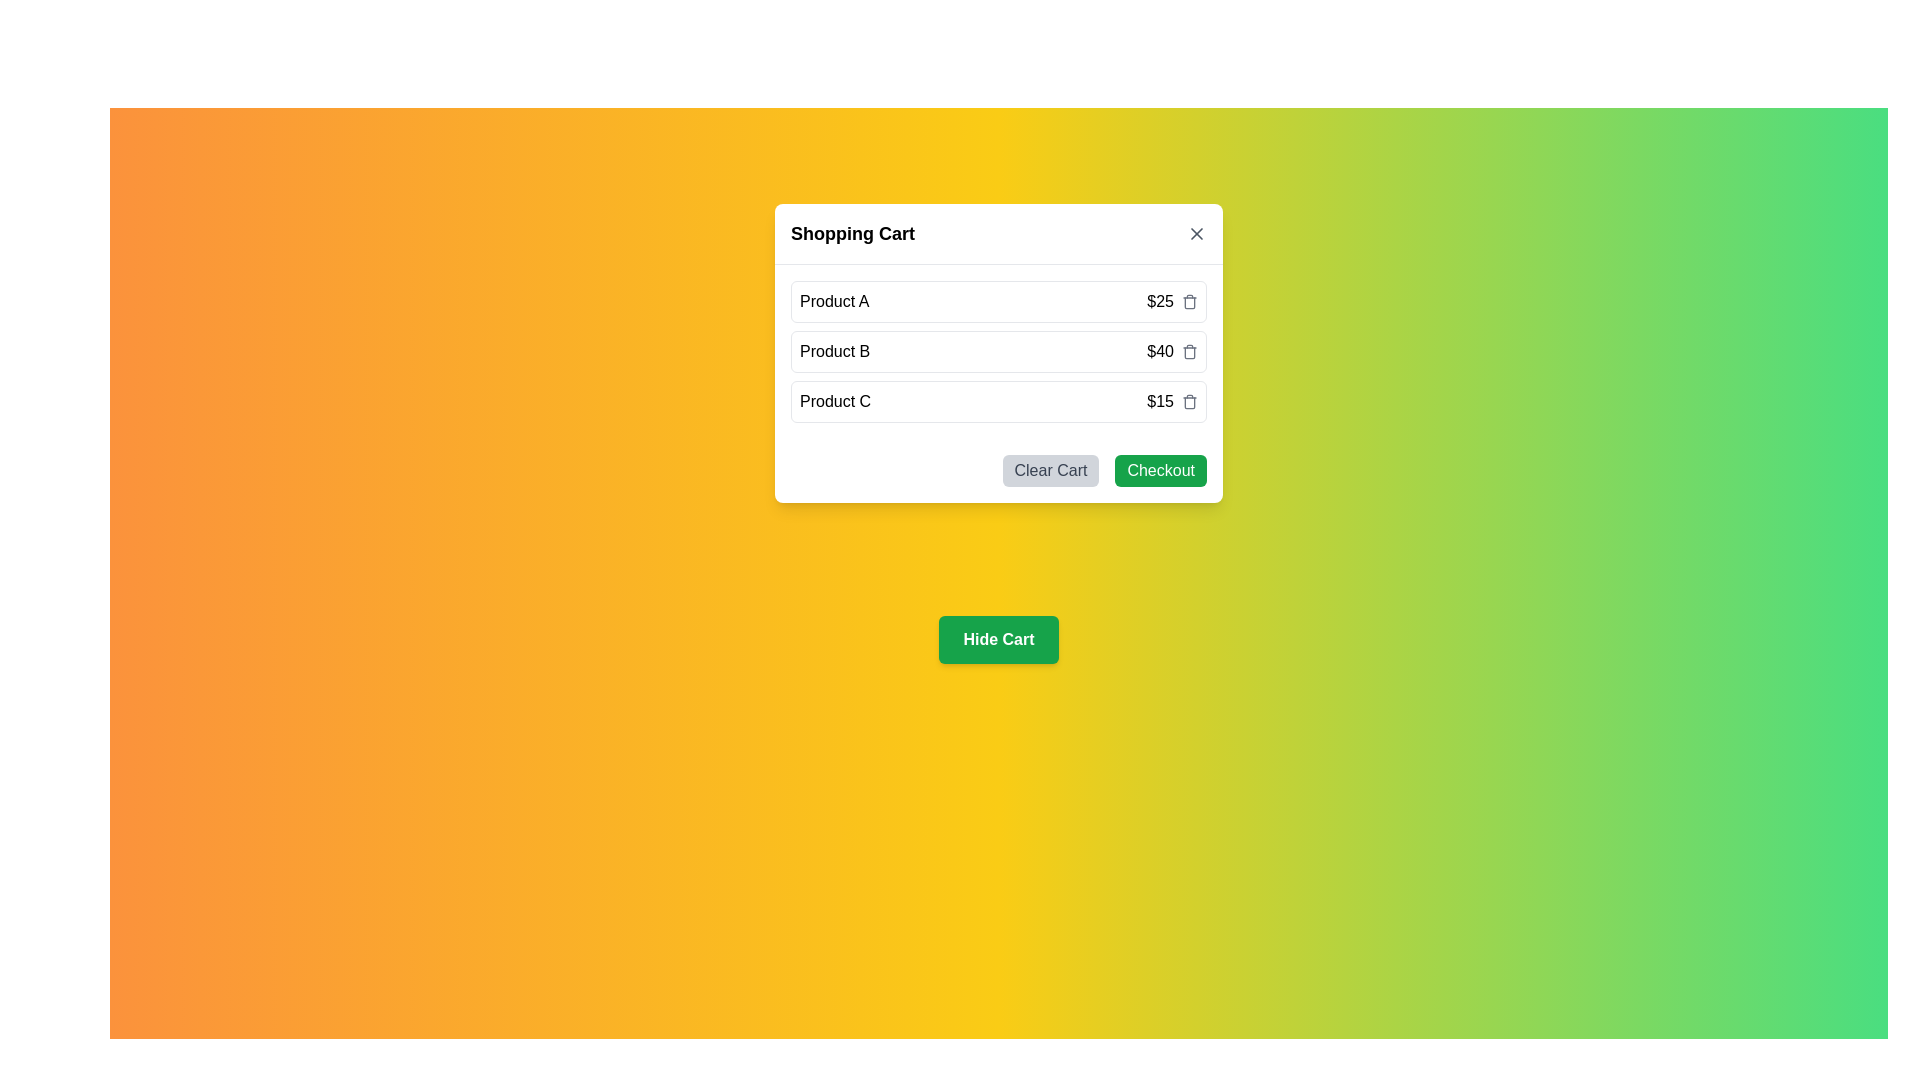  Describe the element at coordinates (1172, 350) in the screenshot. I see `the static text displaying the dollar amount '$40' which is located in the shopping cart dialog, specifically next to 'Product B' and to the left of the trash icon` at that location.